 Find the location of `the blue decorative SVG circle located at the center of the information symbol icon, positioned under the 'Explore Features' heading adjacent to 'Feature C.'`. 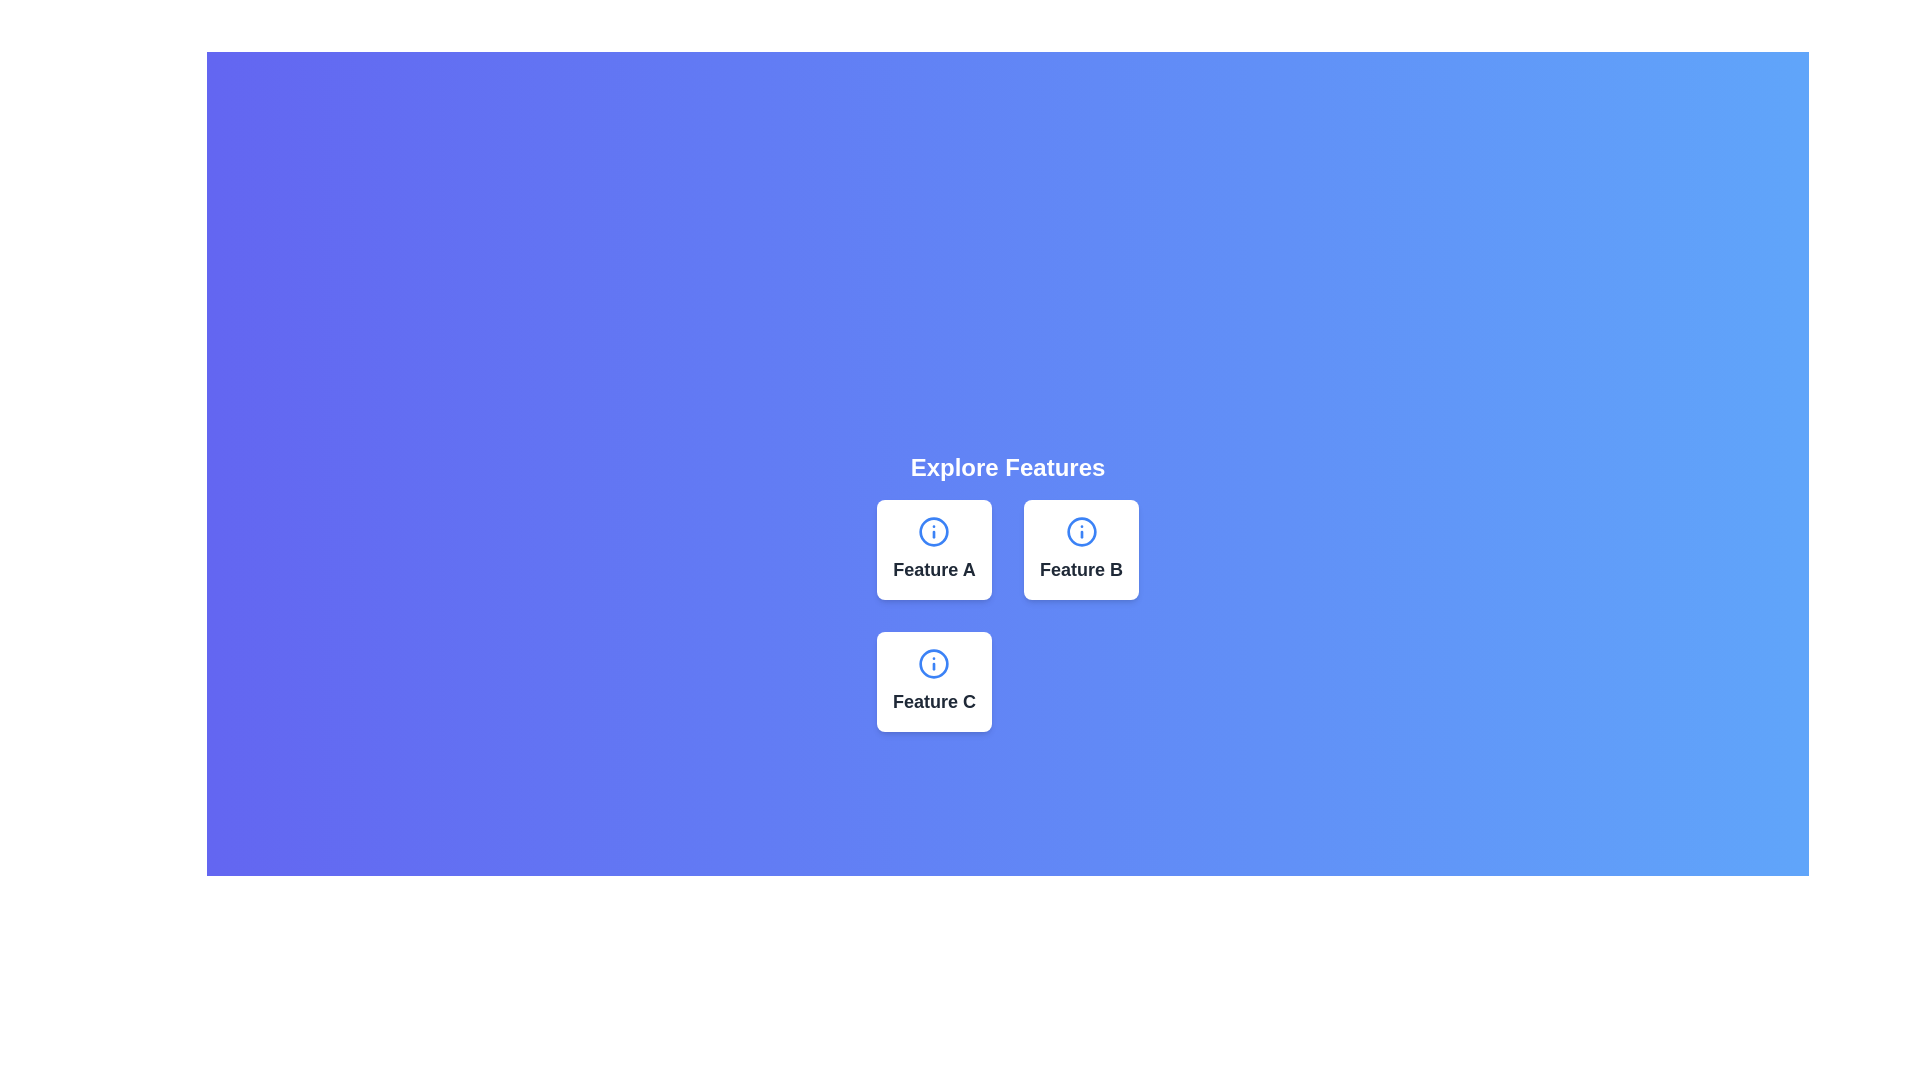

the blue decorative SVG circle located at the center of the information symbol icon, positioned under the 'Explore Features' heading adjacent to 'Feature C.' is located at coordinates (933, 663).